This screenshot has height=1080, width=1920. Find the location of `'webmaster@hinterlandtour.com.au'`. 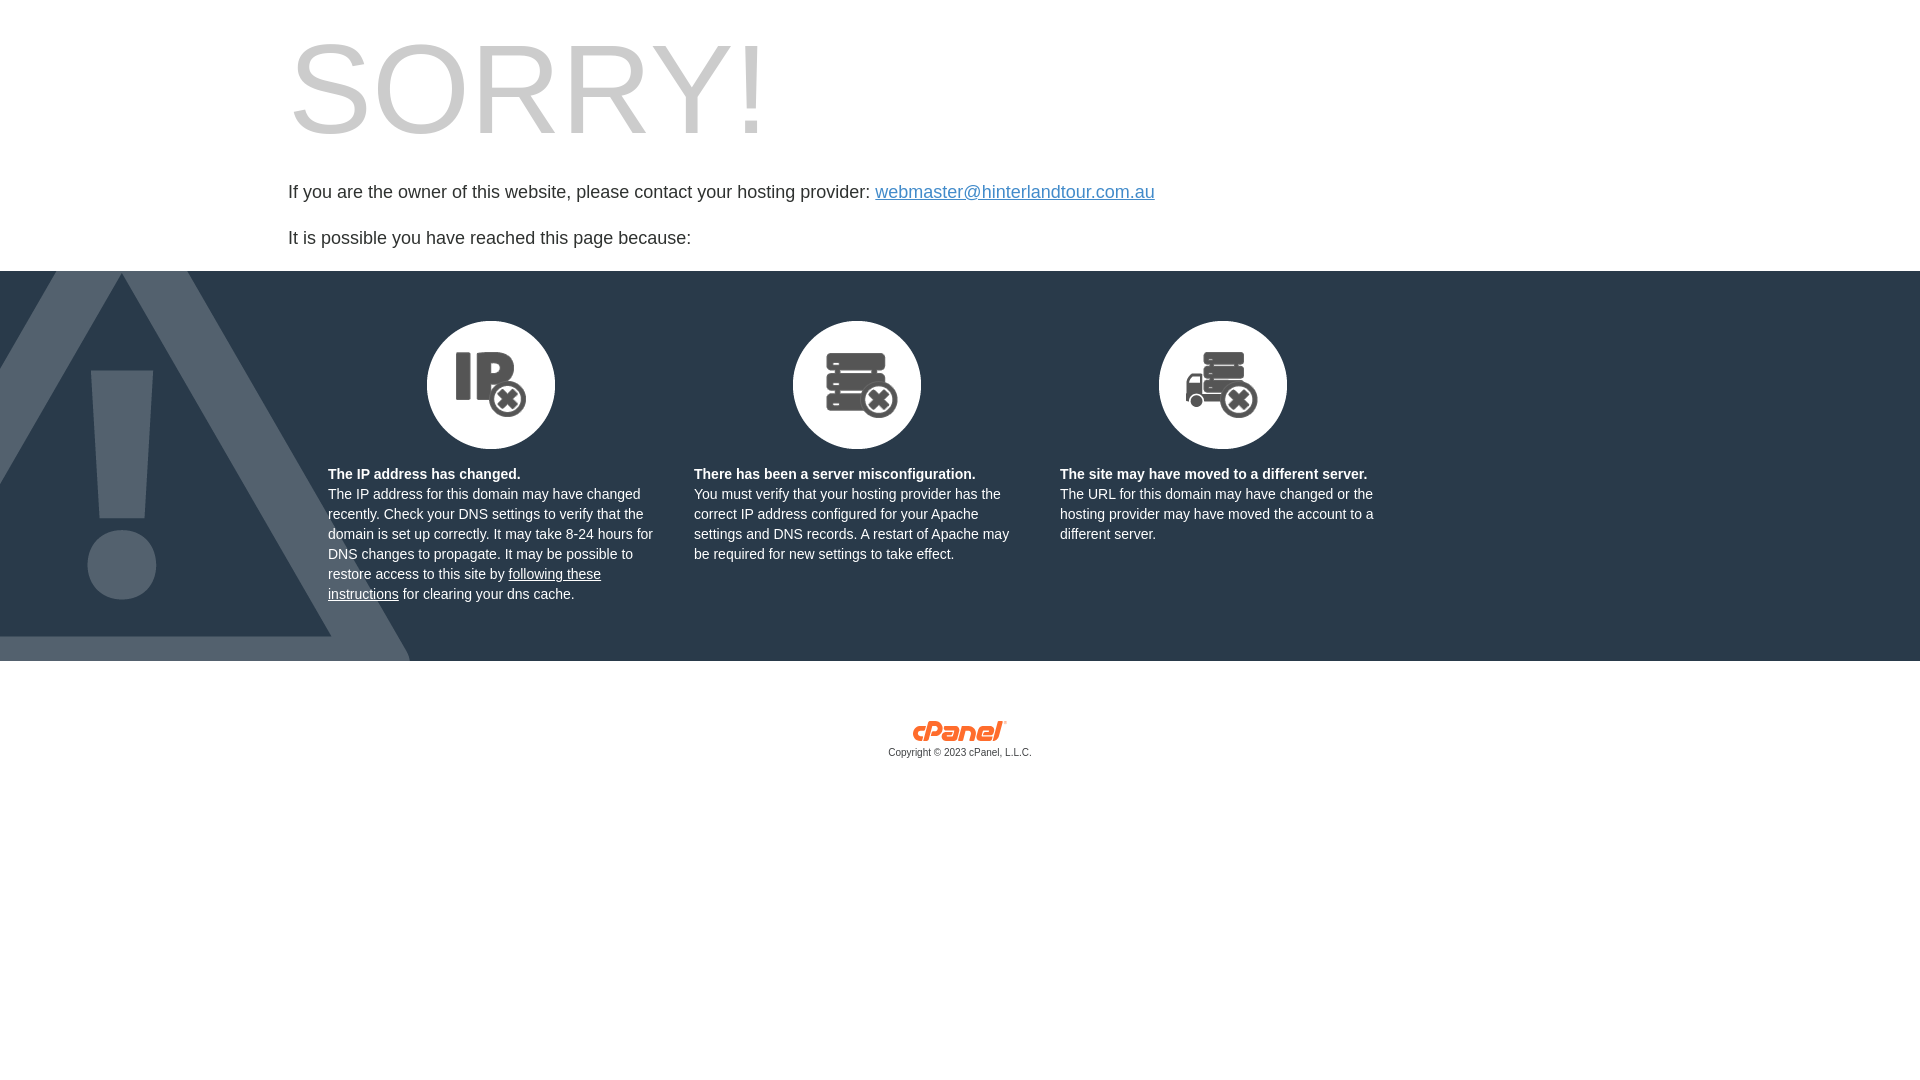

'webmaster@hinterlandtour.com.au' is located at coordinates (1014, 192).